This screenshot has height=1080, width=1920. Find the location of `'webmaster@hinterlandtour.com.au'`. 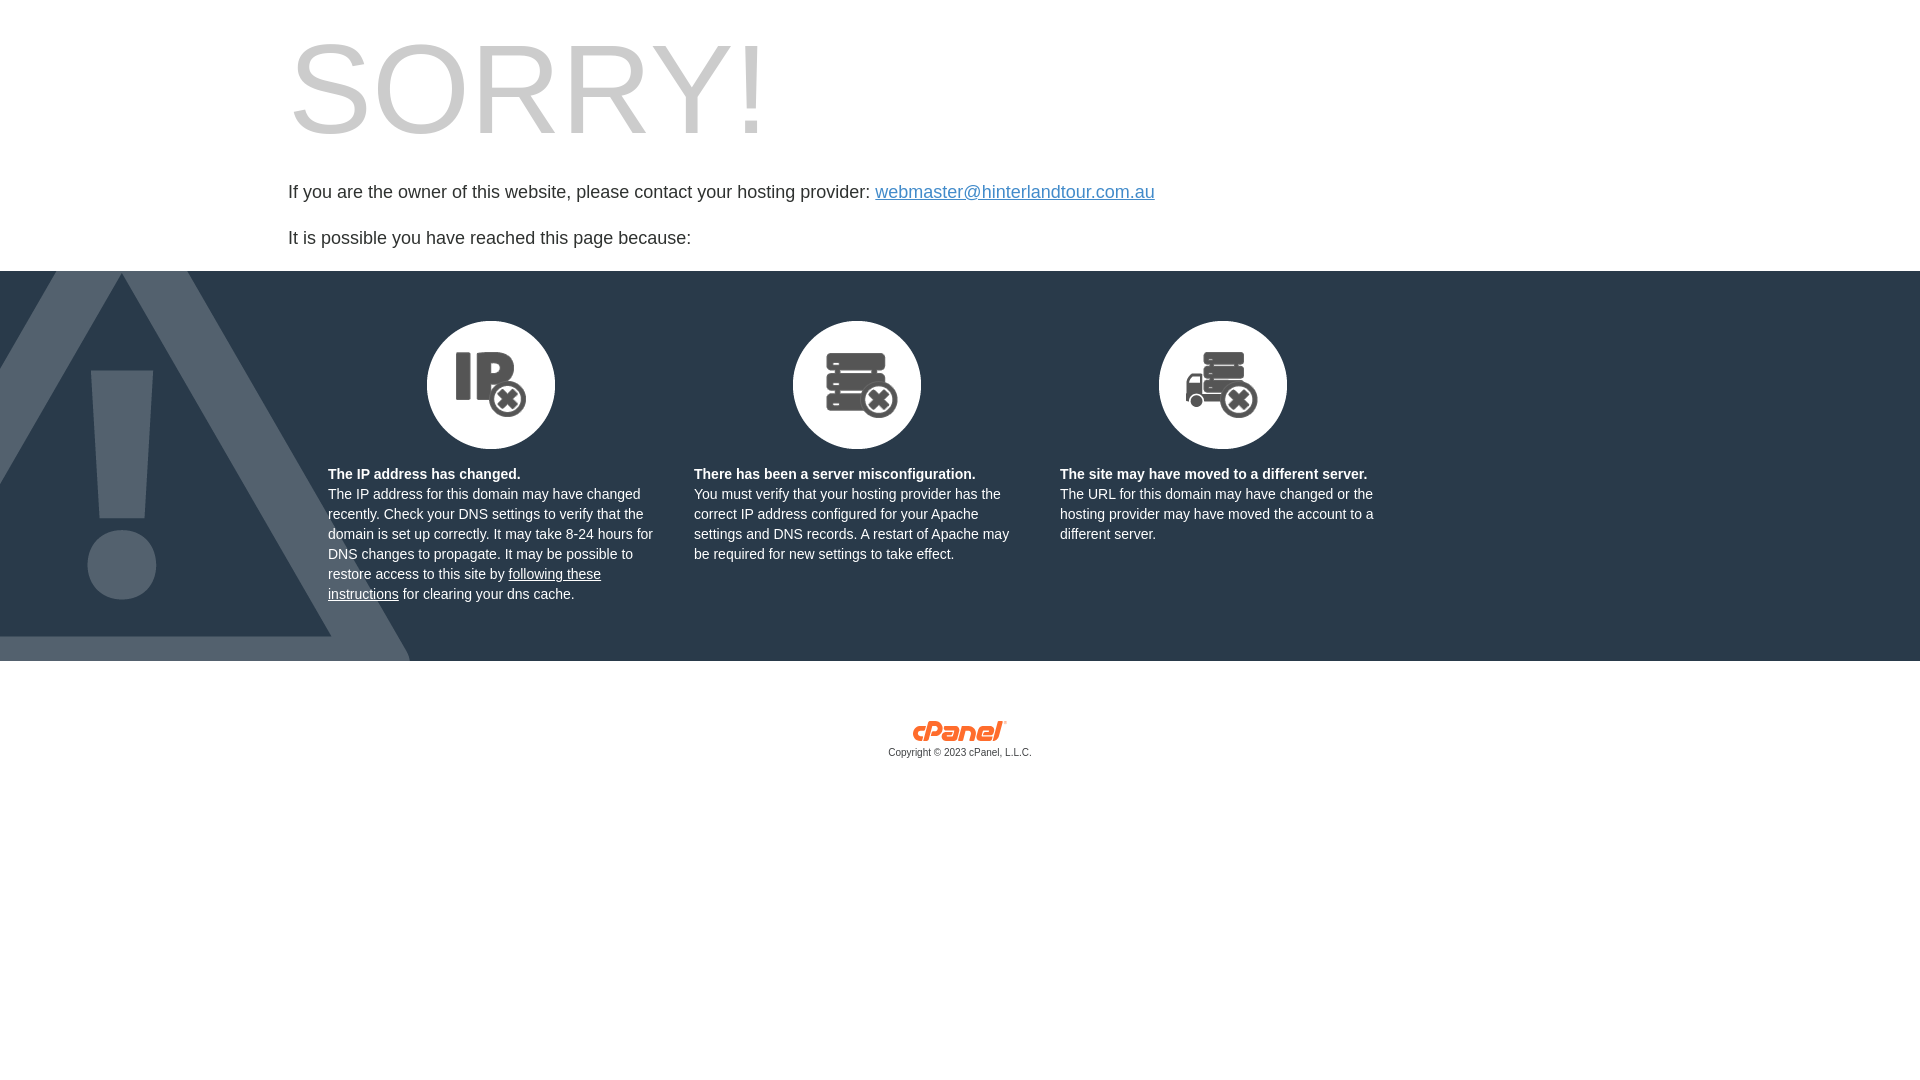

'webmaster@hinterlandtour.com.au' is located at coordinates (1014, 192).